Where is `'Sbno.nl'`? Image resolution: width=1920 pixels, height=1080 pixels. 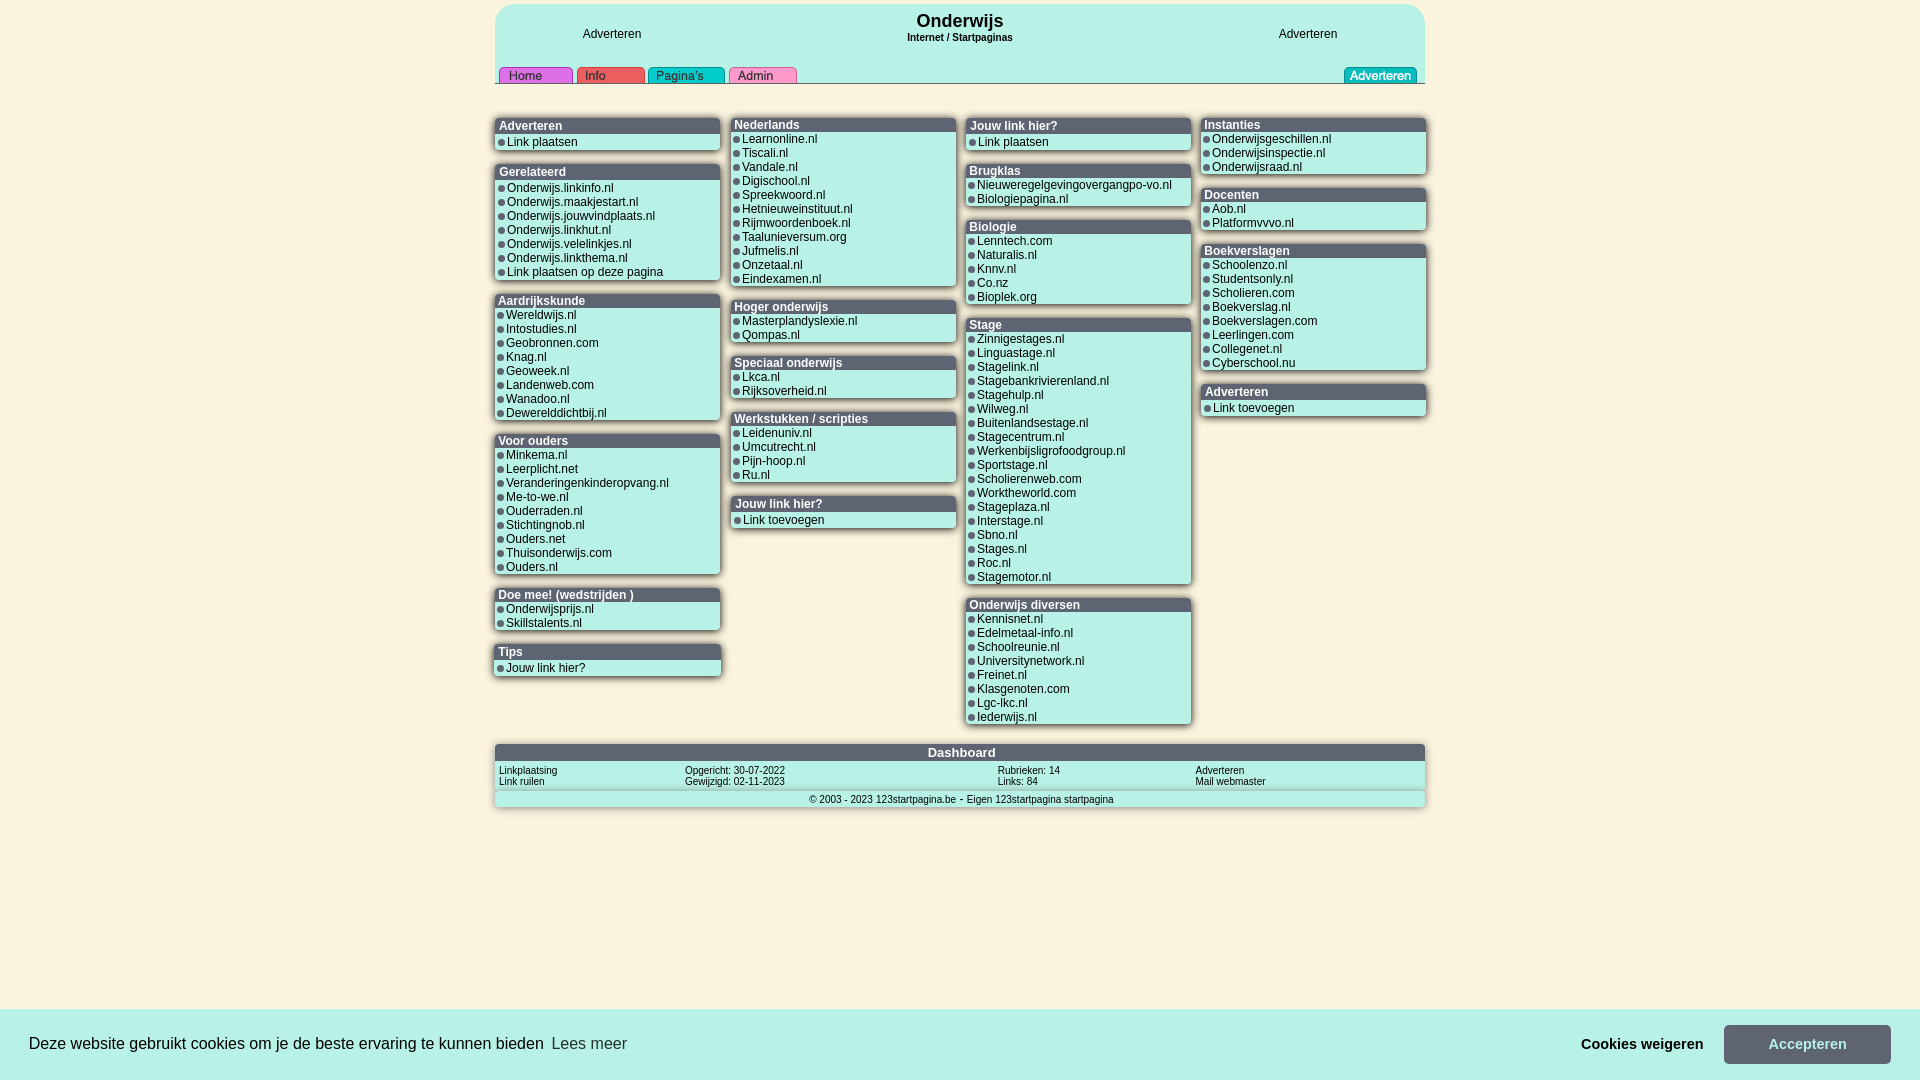 'Sbno.nl' is located at coordinates (997, 534).